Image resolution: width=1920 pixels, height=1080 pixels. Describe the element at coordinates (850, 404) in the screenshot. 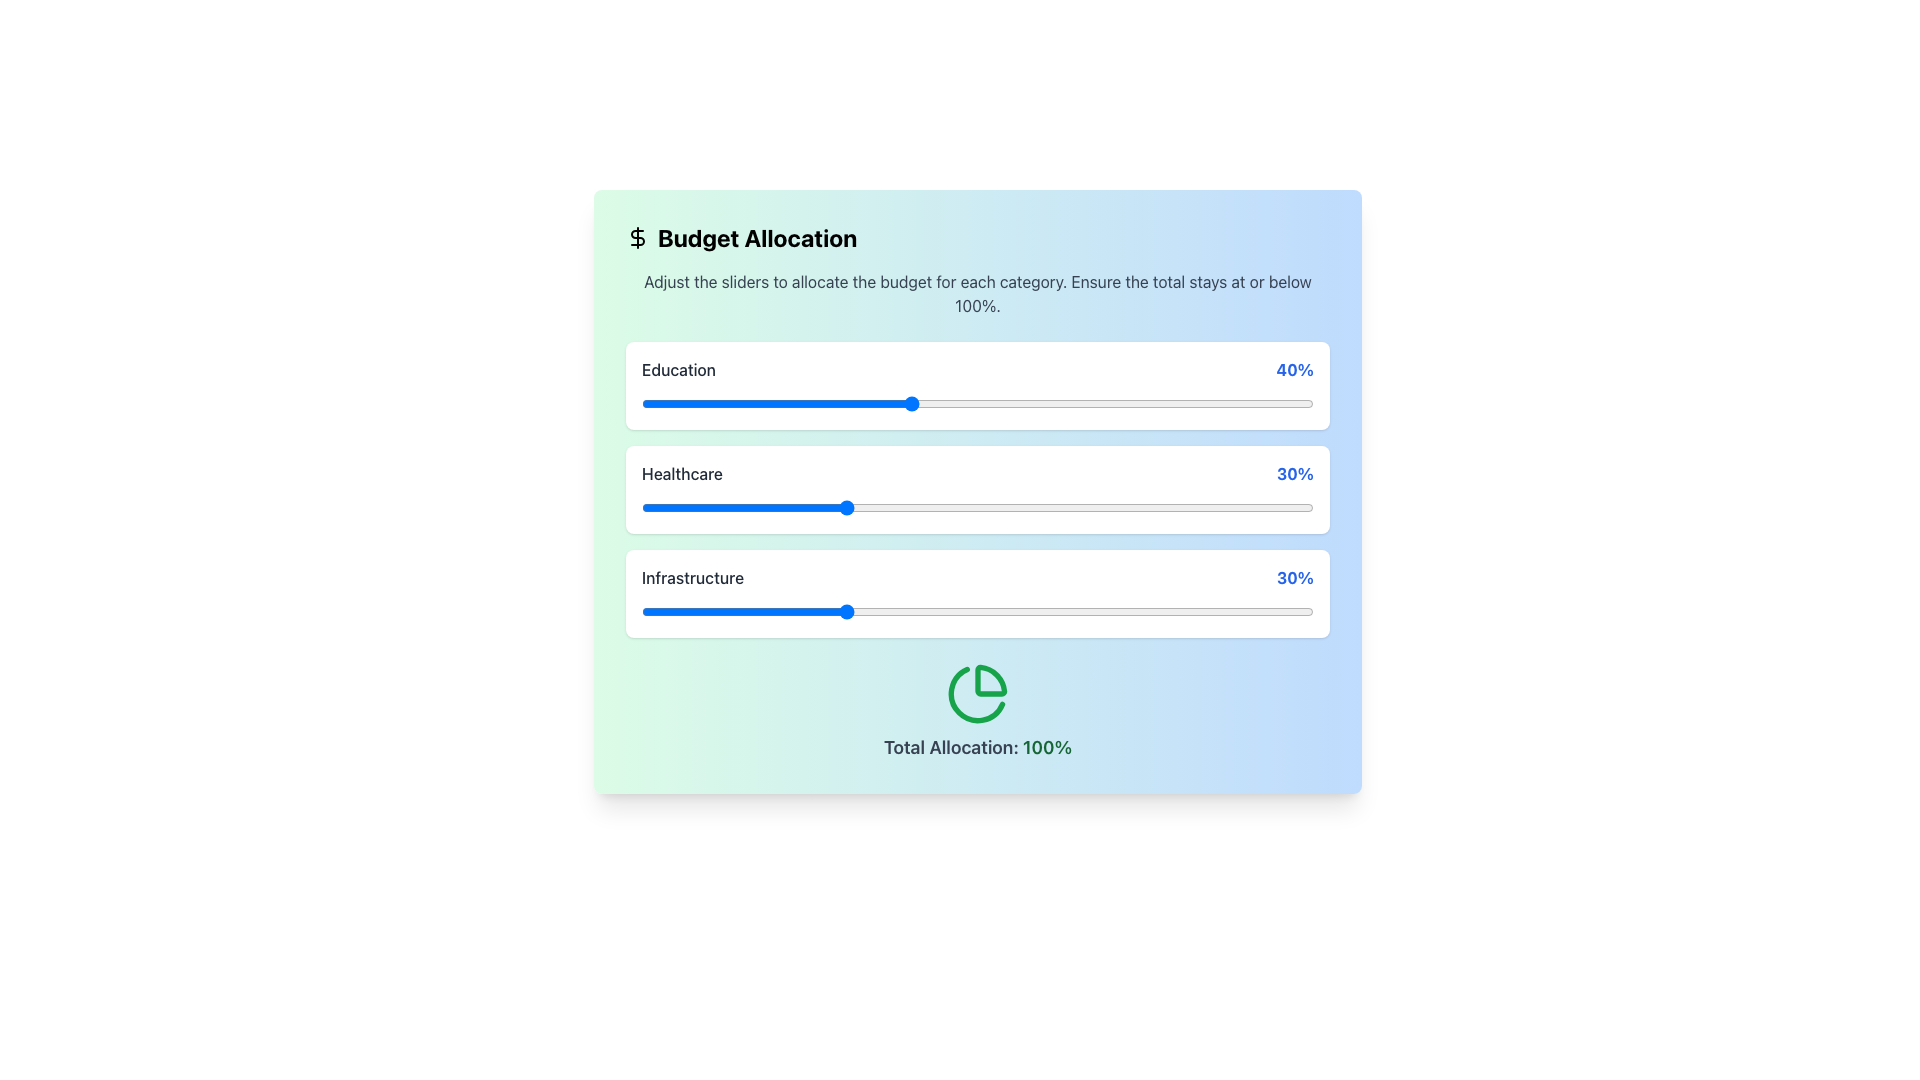

I see `the budget allocation for Education` at that location.